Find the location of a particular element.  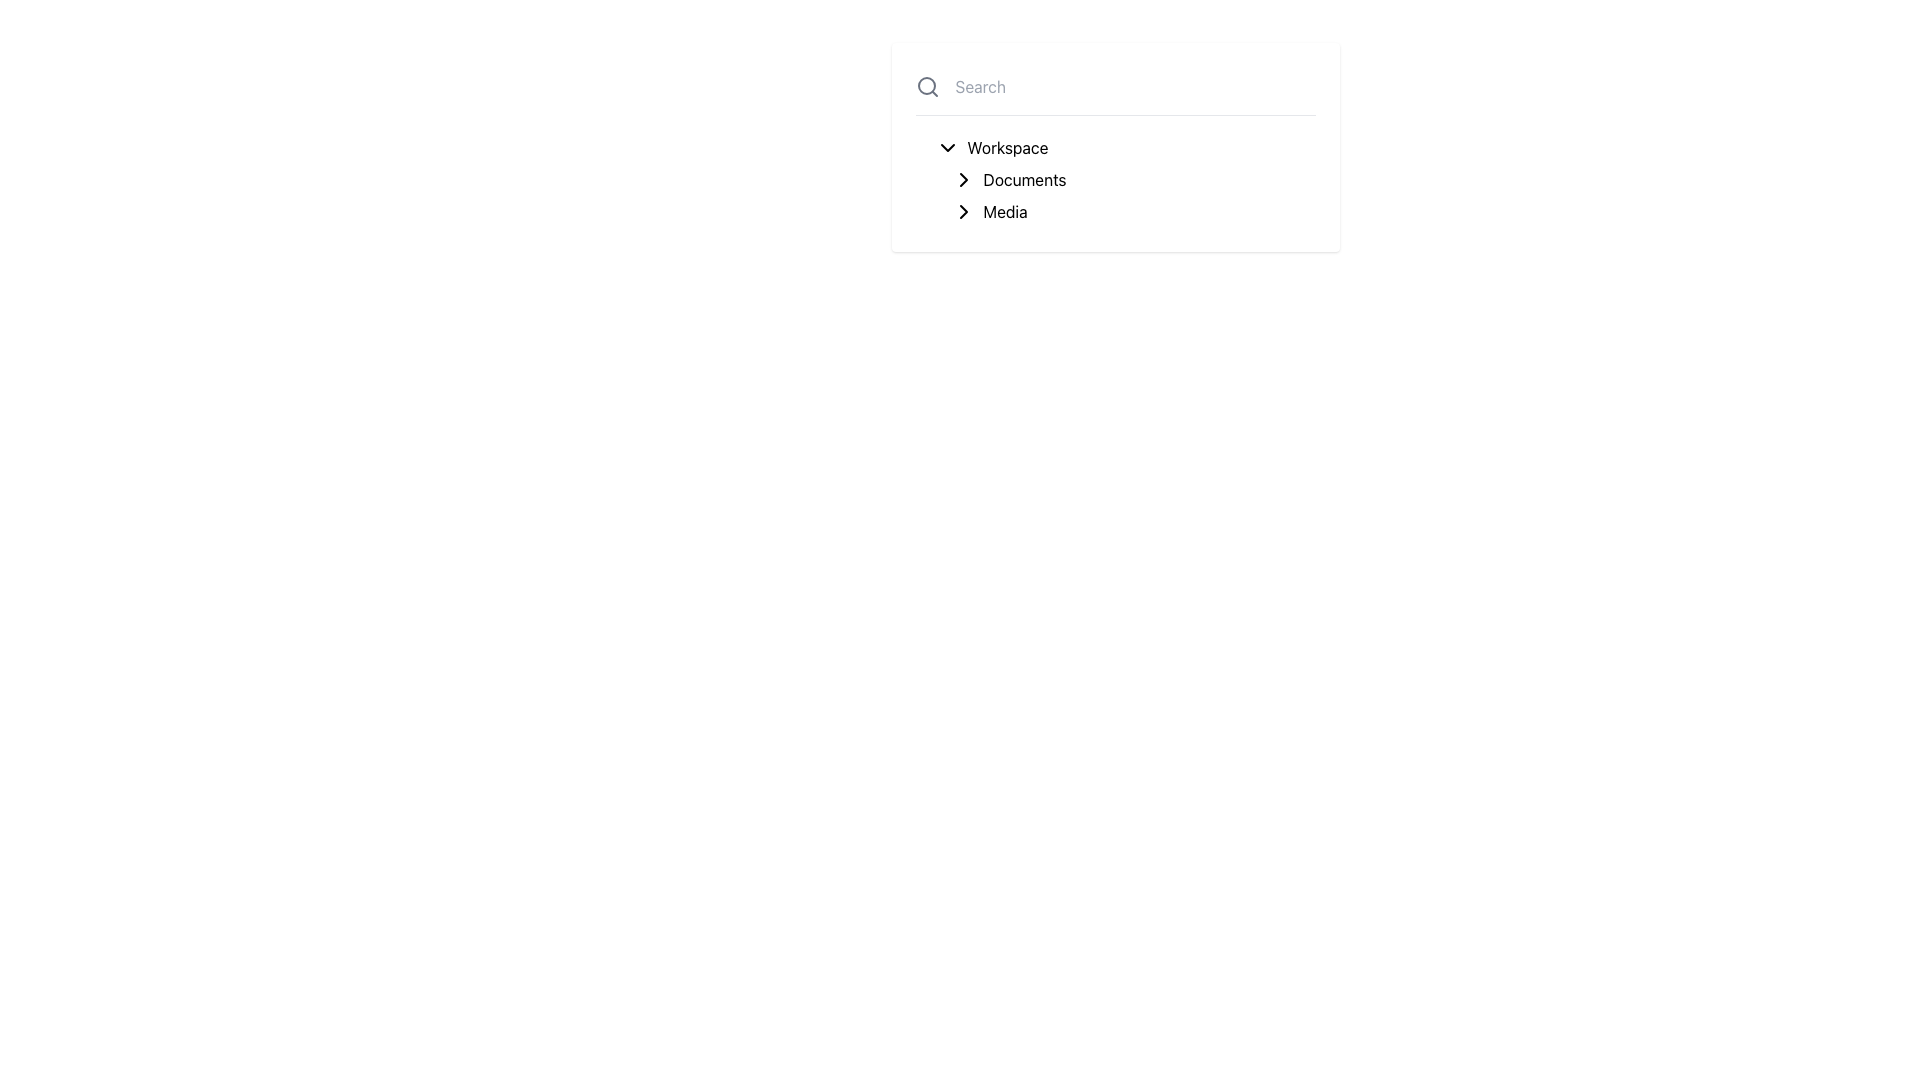

the second list item under the 'Workspace' section is located at coordinates (1123, 180).